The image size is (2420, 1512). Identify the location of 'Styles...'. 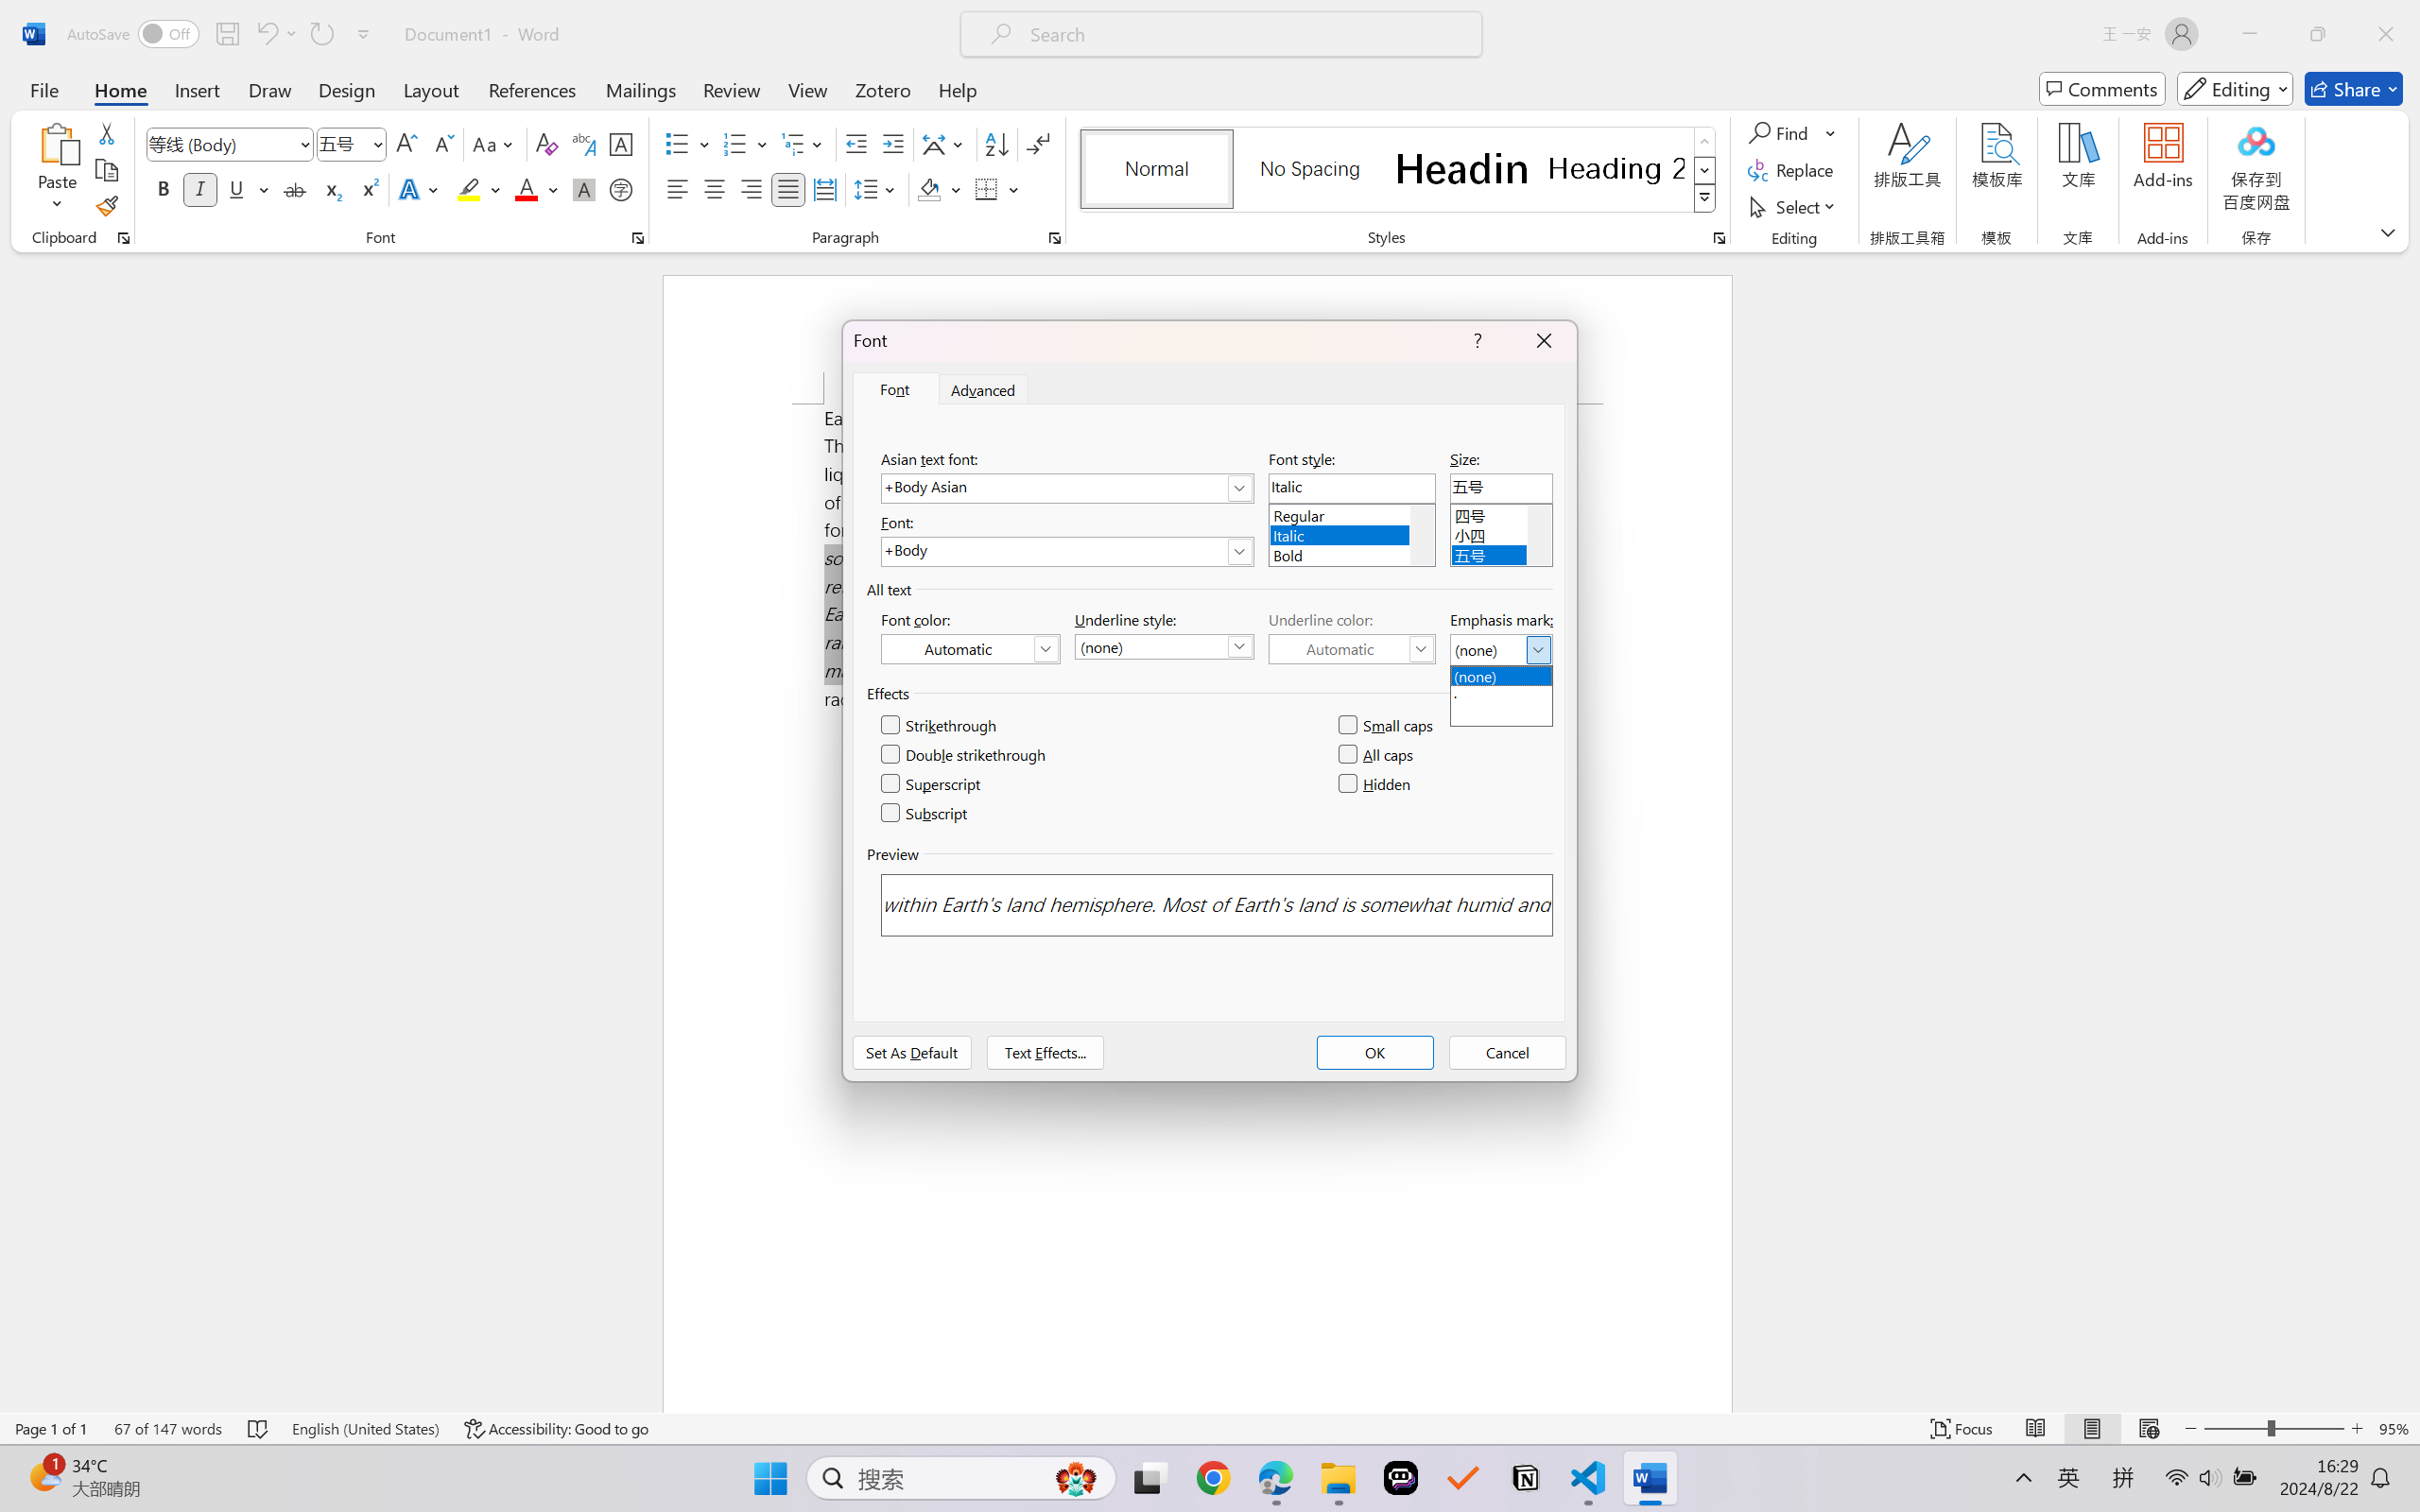
(1718, 237).